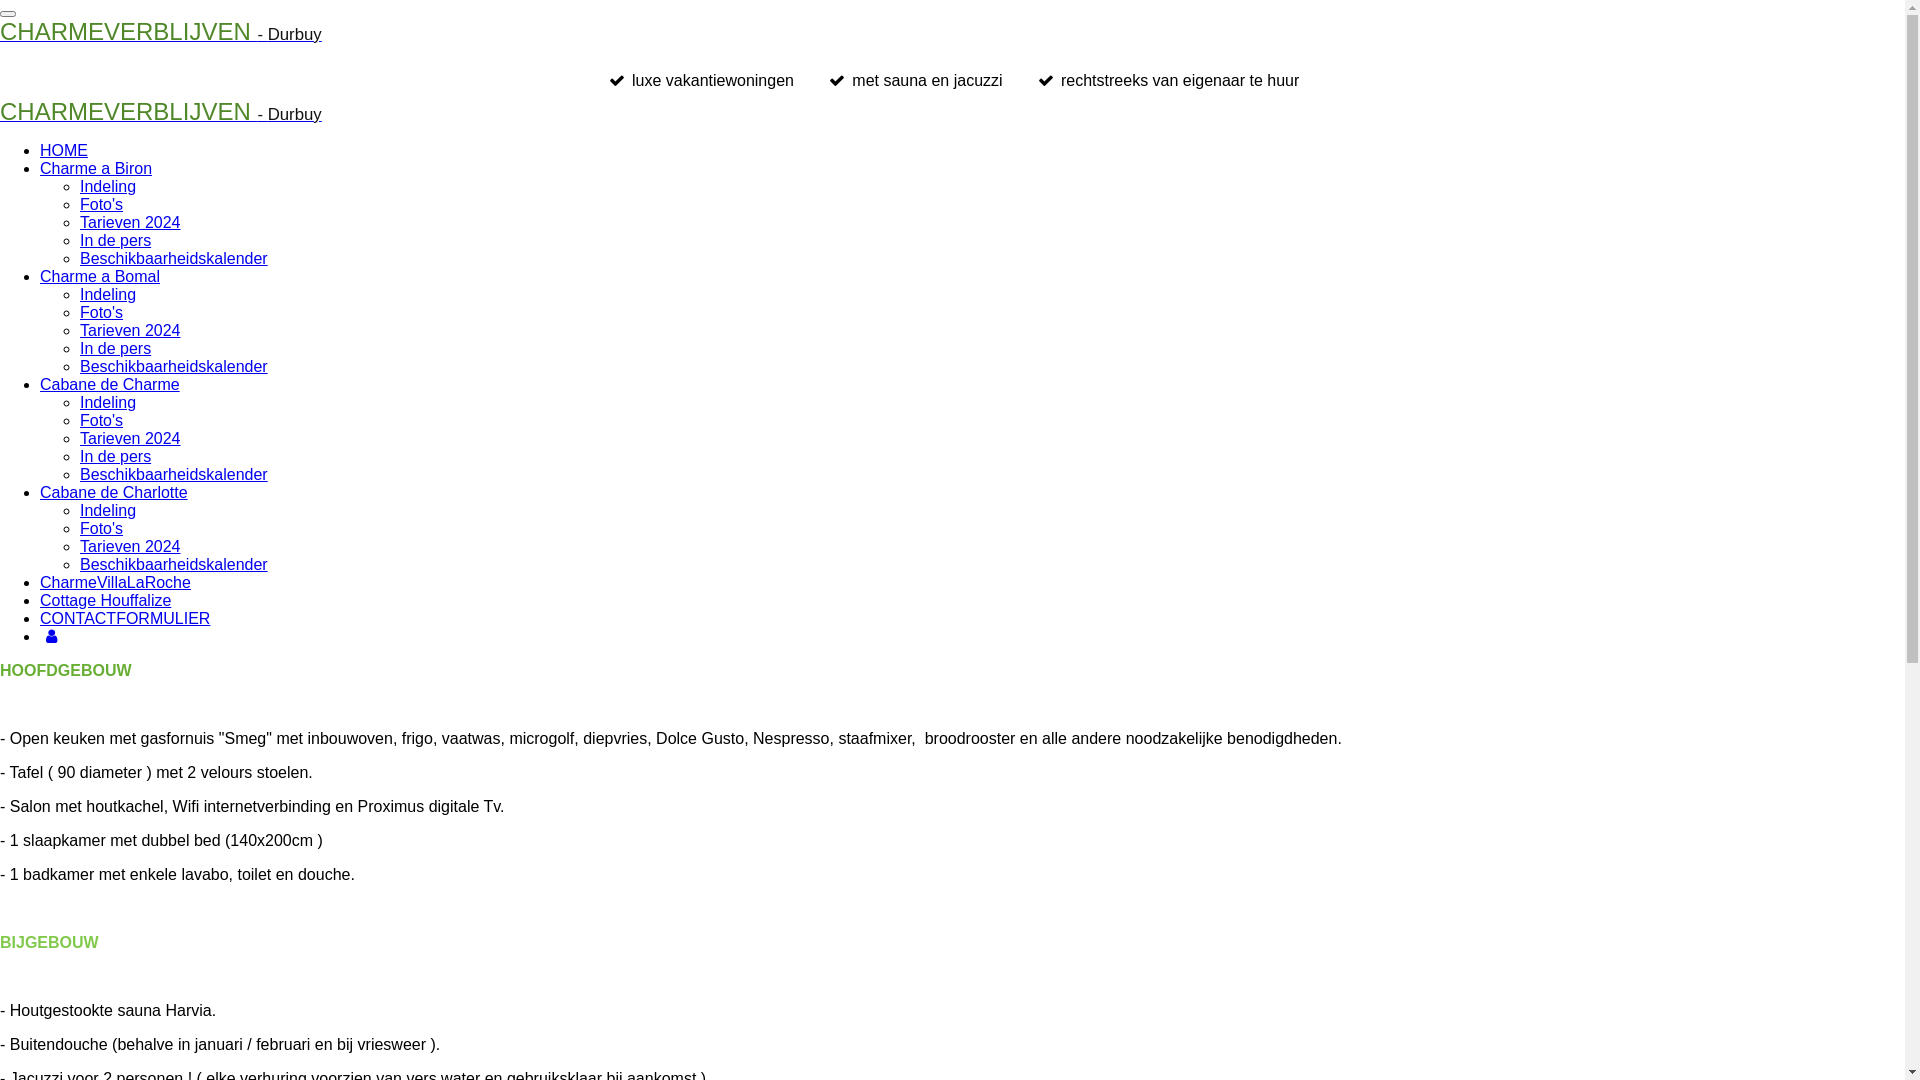 The width and height of the screenshot is (1920, 1080). What do you see at coordinates (129, 329) in the screenshot?
I see `'Tarieven 2024'` at bounding box center [129, 329].